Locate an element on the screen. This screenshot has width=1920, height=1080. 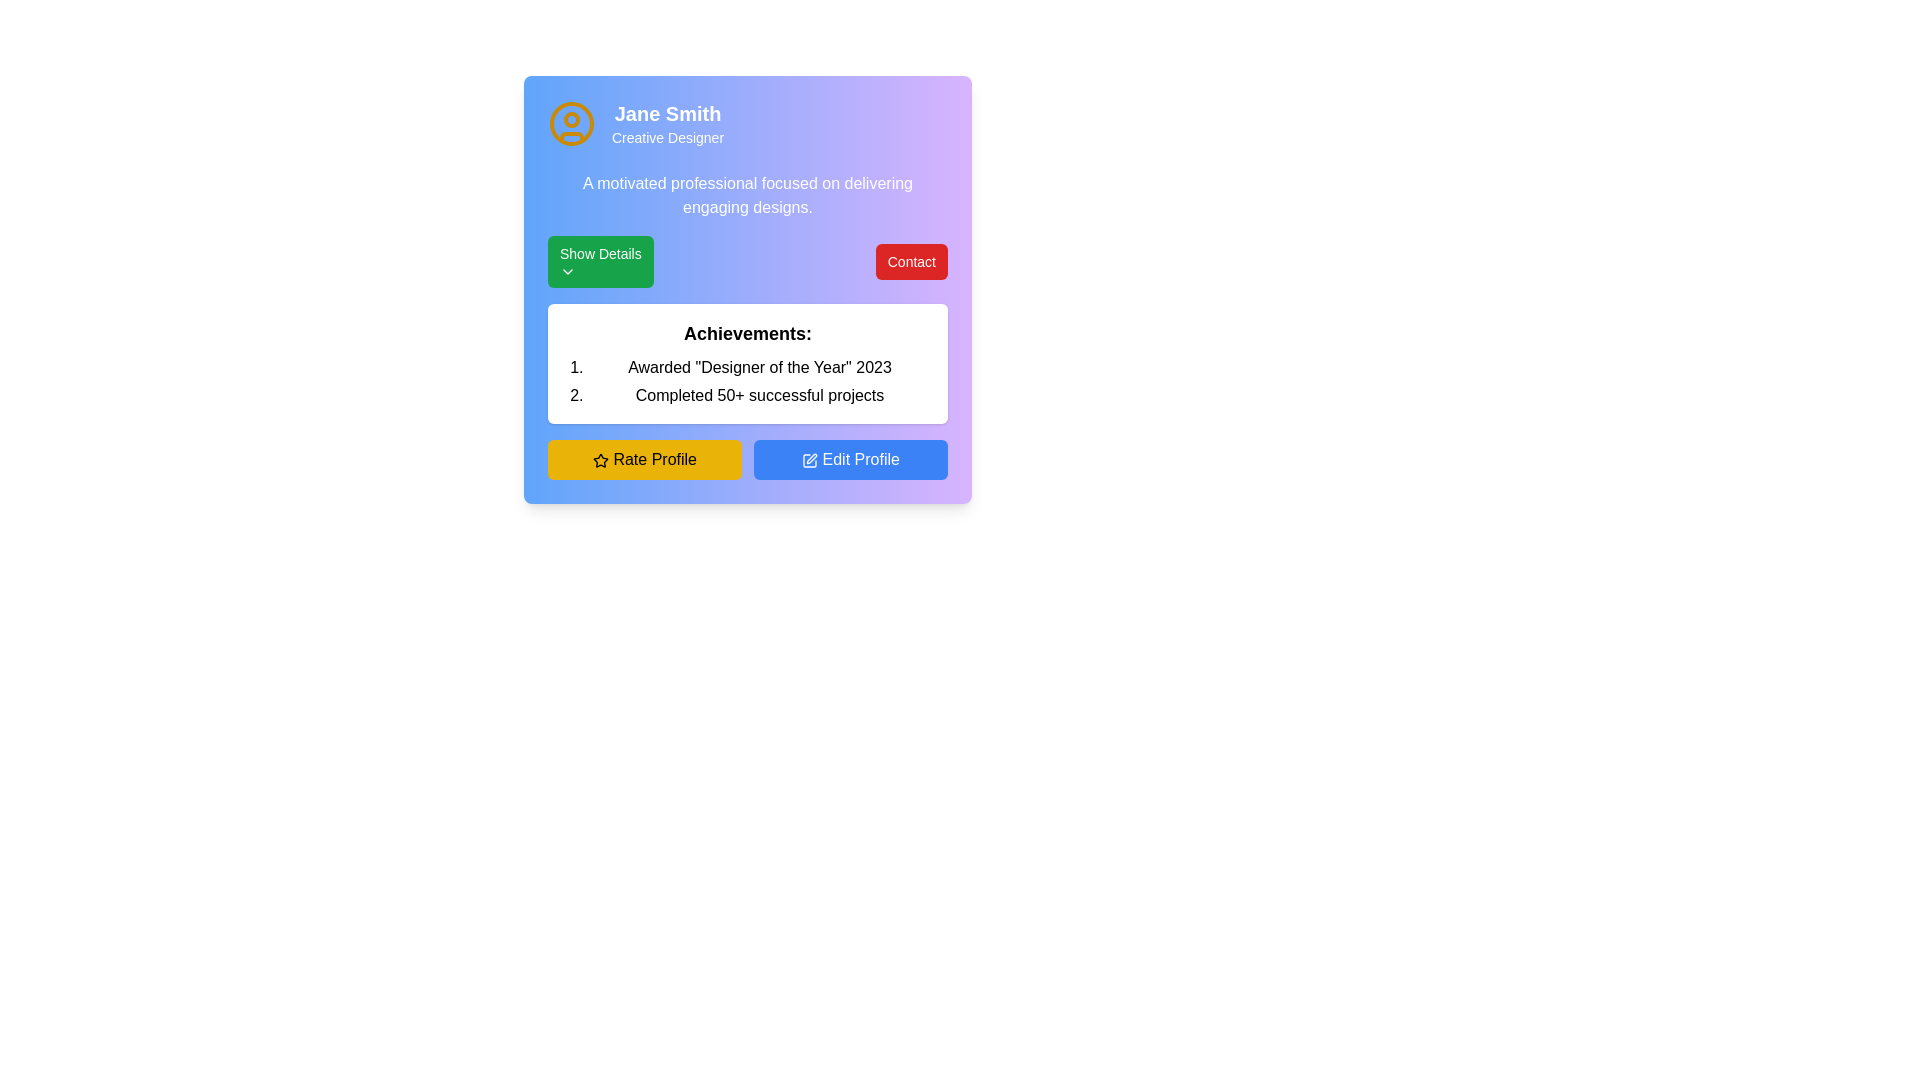
text displayed in the profile's primary identifier, which shows the user's name prominently located in the upper-middle area of the profile card is located at coordinates (667, 114).